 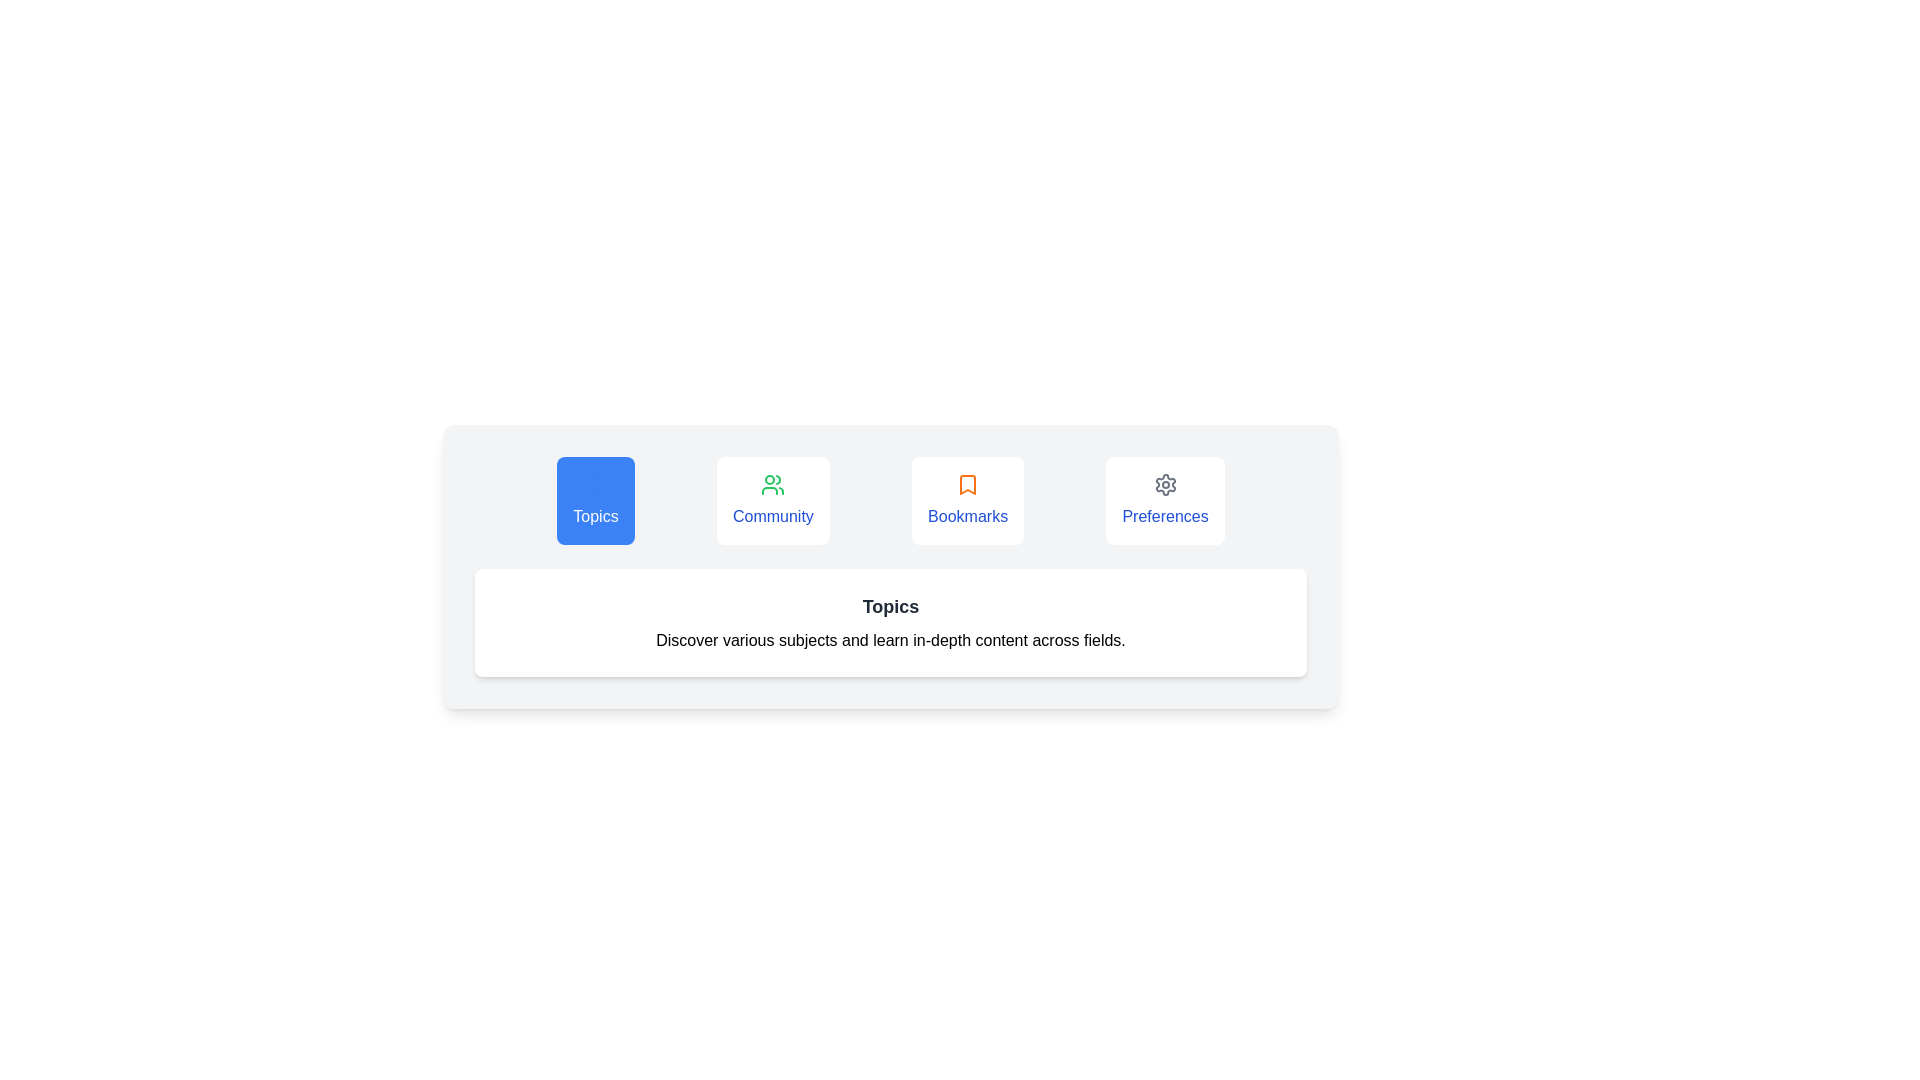 I want to click on the Topics tab by clicking on its button, so click(x=594, y=500).